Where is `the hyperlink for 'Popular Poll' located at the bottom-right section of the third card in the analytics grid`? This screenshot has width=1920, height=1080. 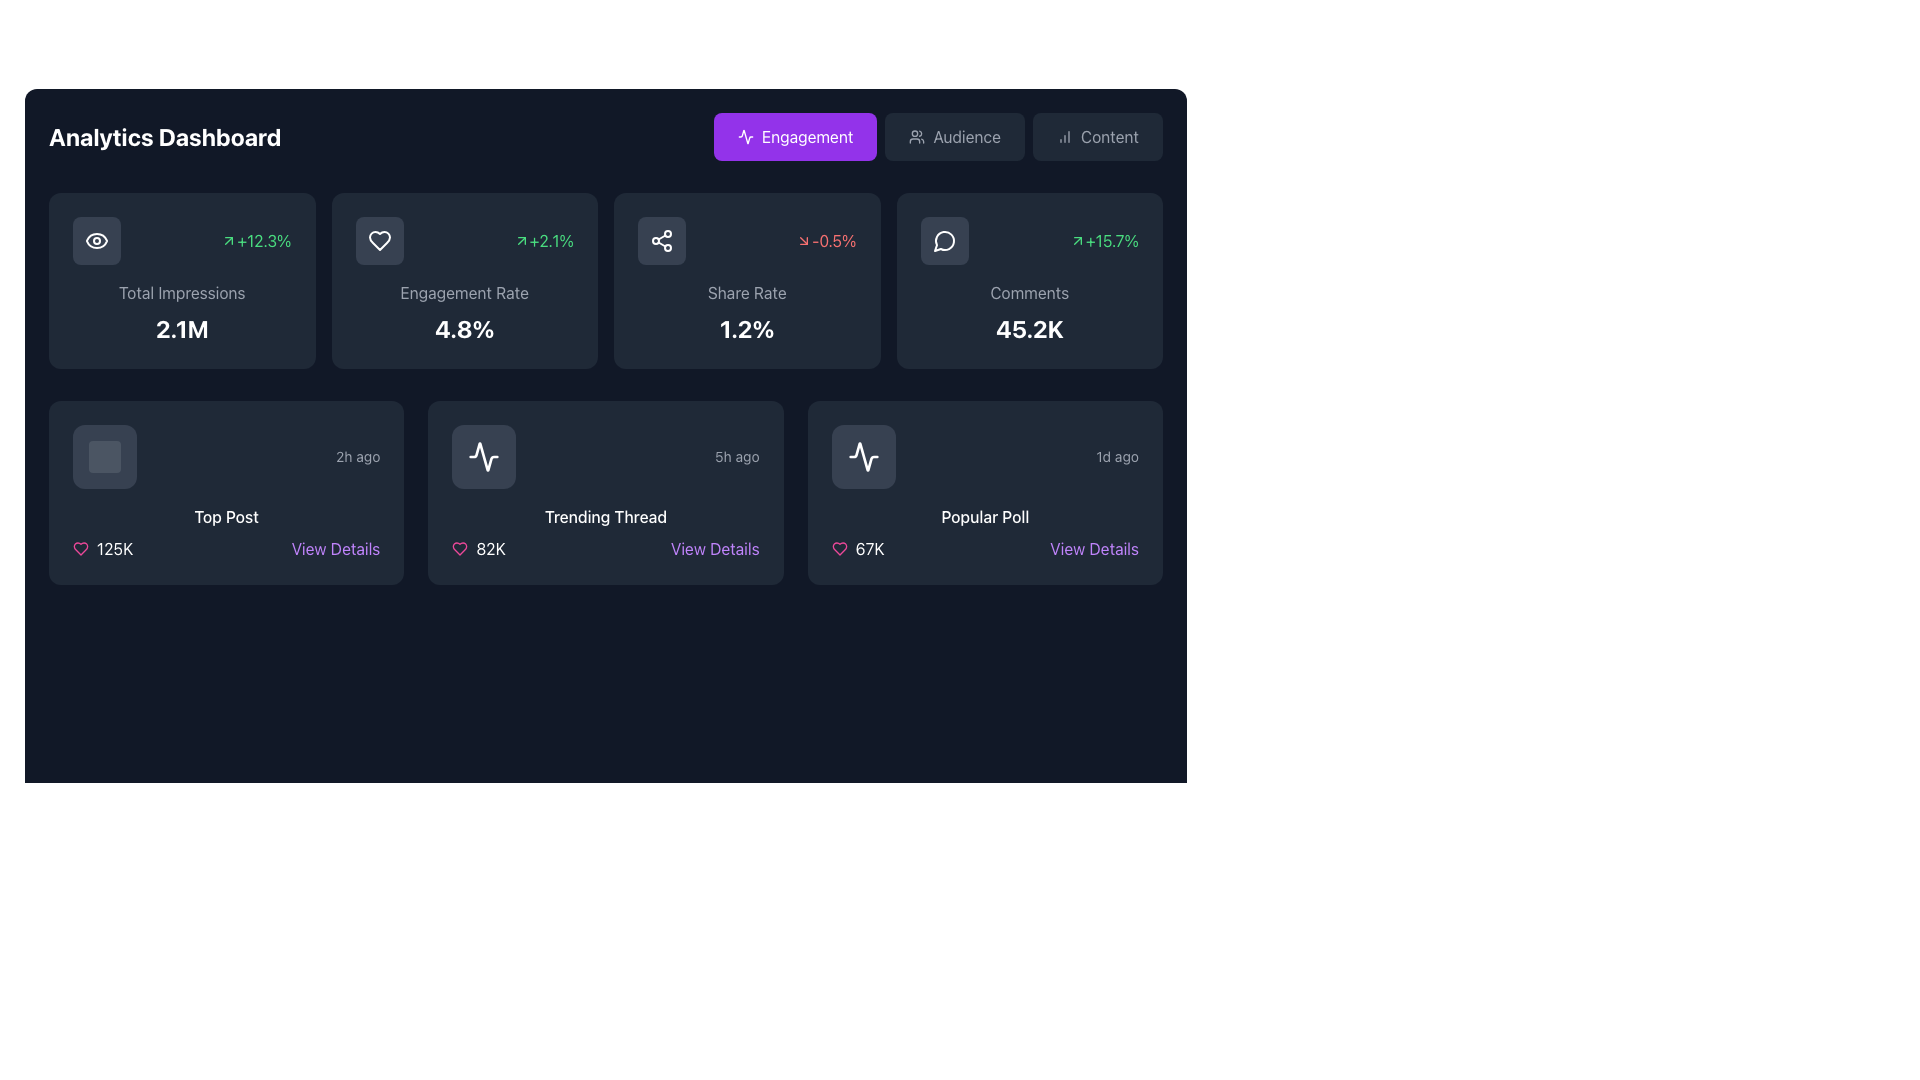
the hyperlink for 'Popular Poll' located at the bottom-right section of the third card in the analytics grid is located at coordinates (1093, 548).